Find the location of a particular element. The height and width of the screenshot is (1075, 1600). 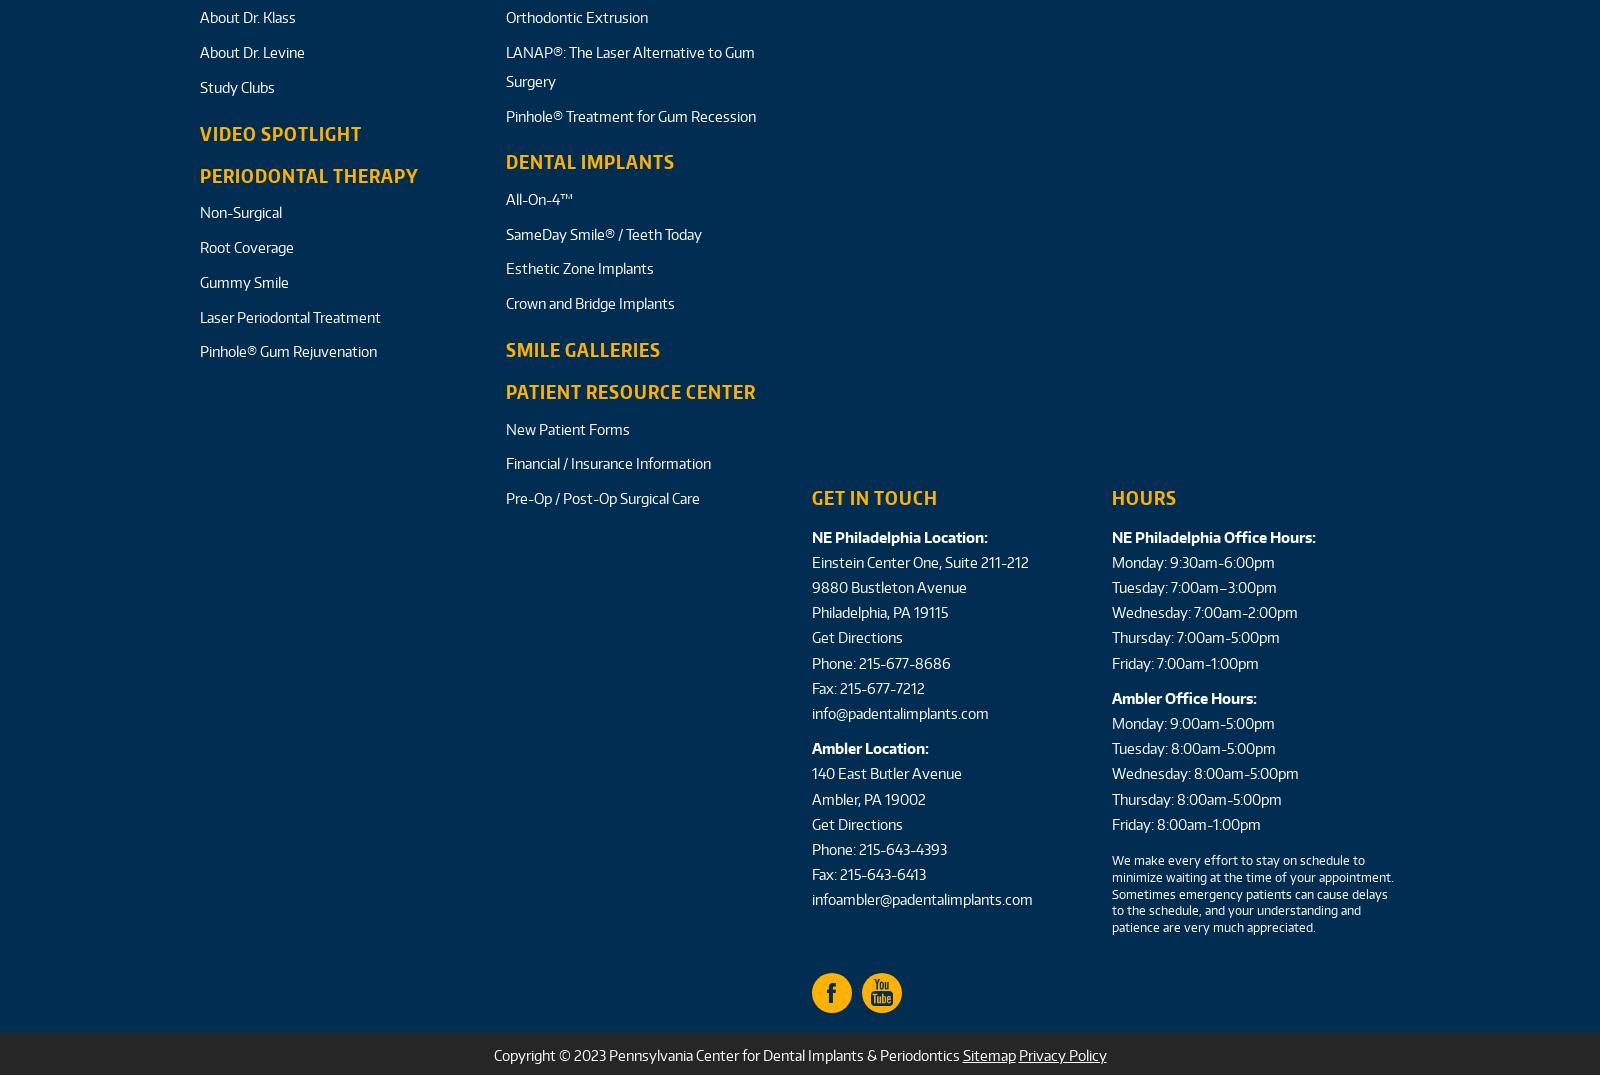

'Fax: 215-643-6413' is located at coordinates (810, 874).